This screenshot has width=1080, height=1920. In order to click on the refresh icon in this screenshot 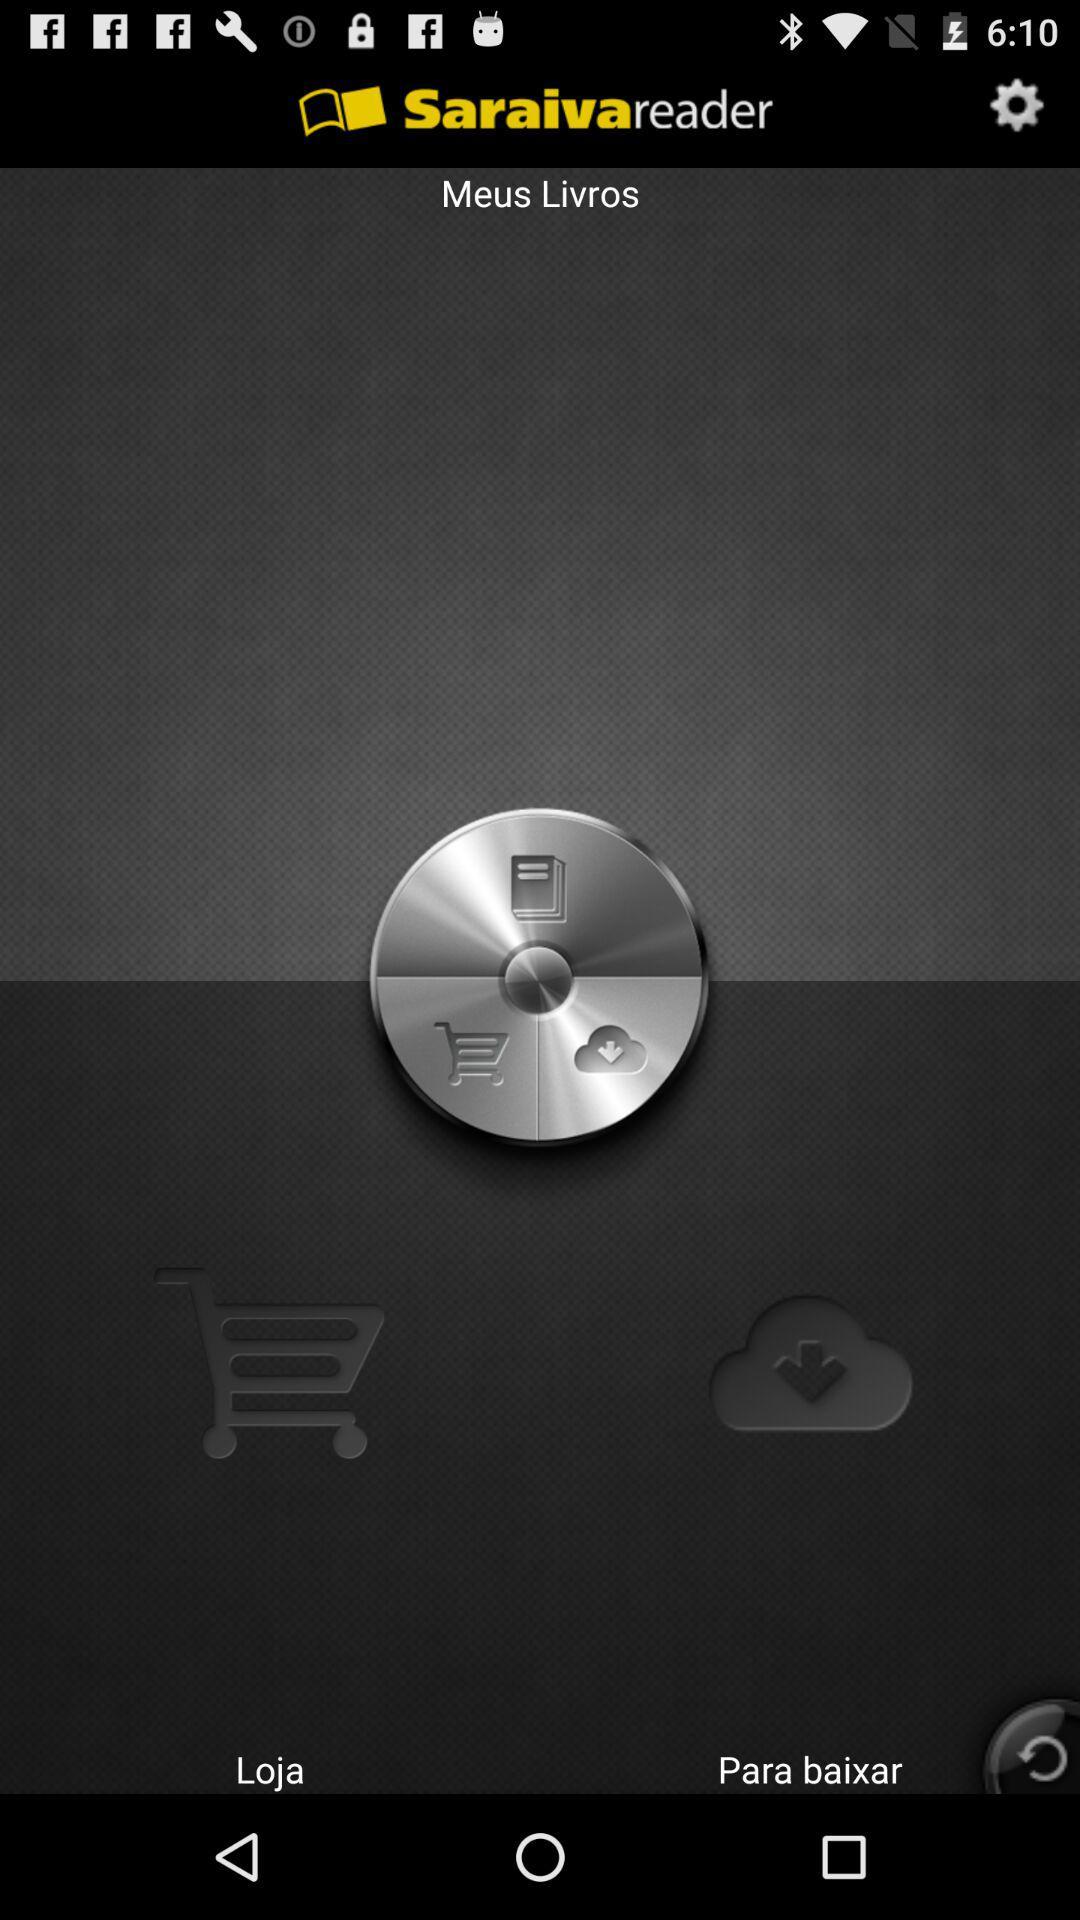, I will do `click(1012, 1847)`.